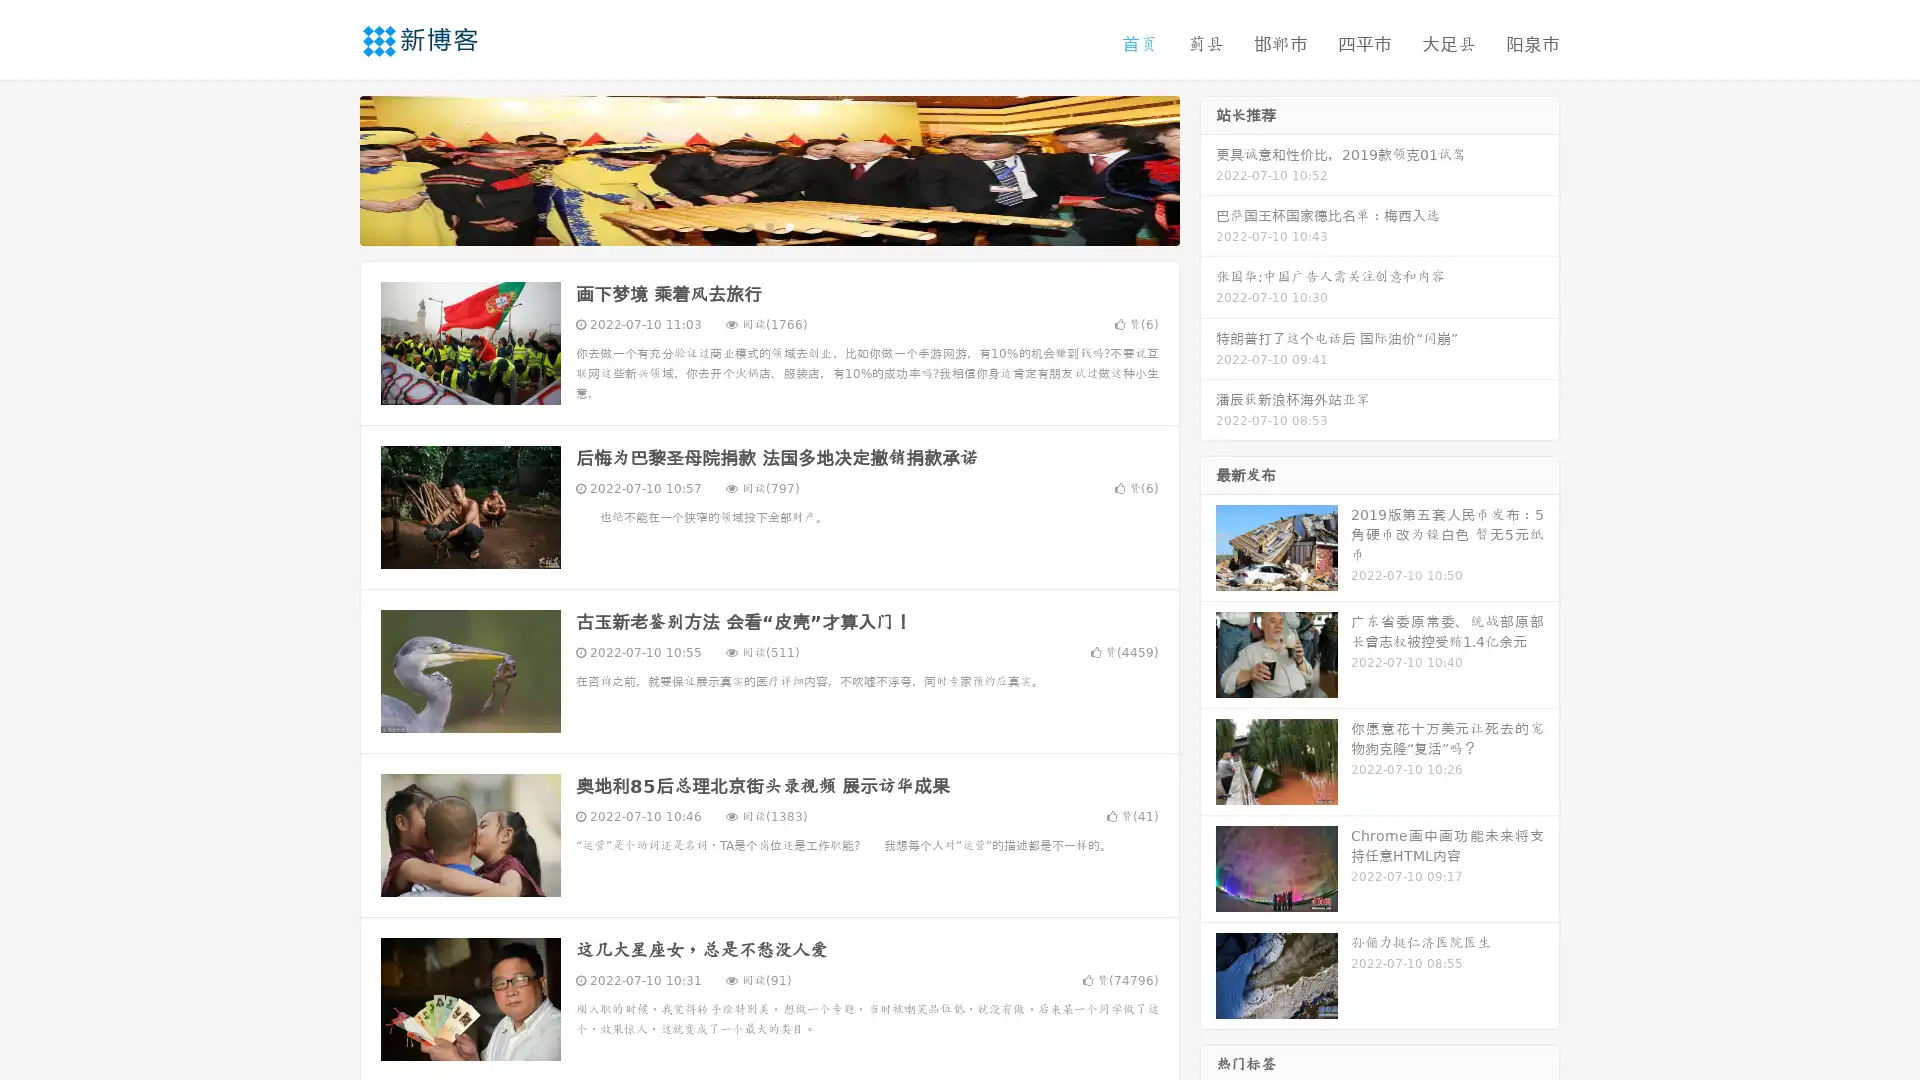 Image resolution: width=1920 pixels, height=1080 pixels. Describe the element at coordinates (768, 225) in the screenshot. I see `Go to slide 2` at that location.